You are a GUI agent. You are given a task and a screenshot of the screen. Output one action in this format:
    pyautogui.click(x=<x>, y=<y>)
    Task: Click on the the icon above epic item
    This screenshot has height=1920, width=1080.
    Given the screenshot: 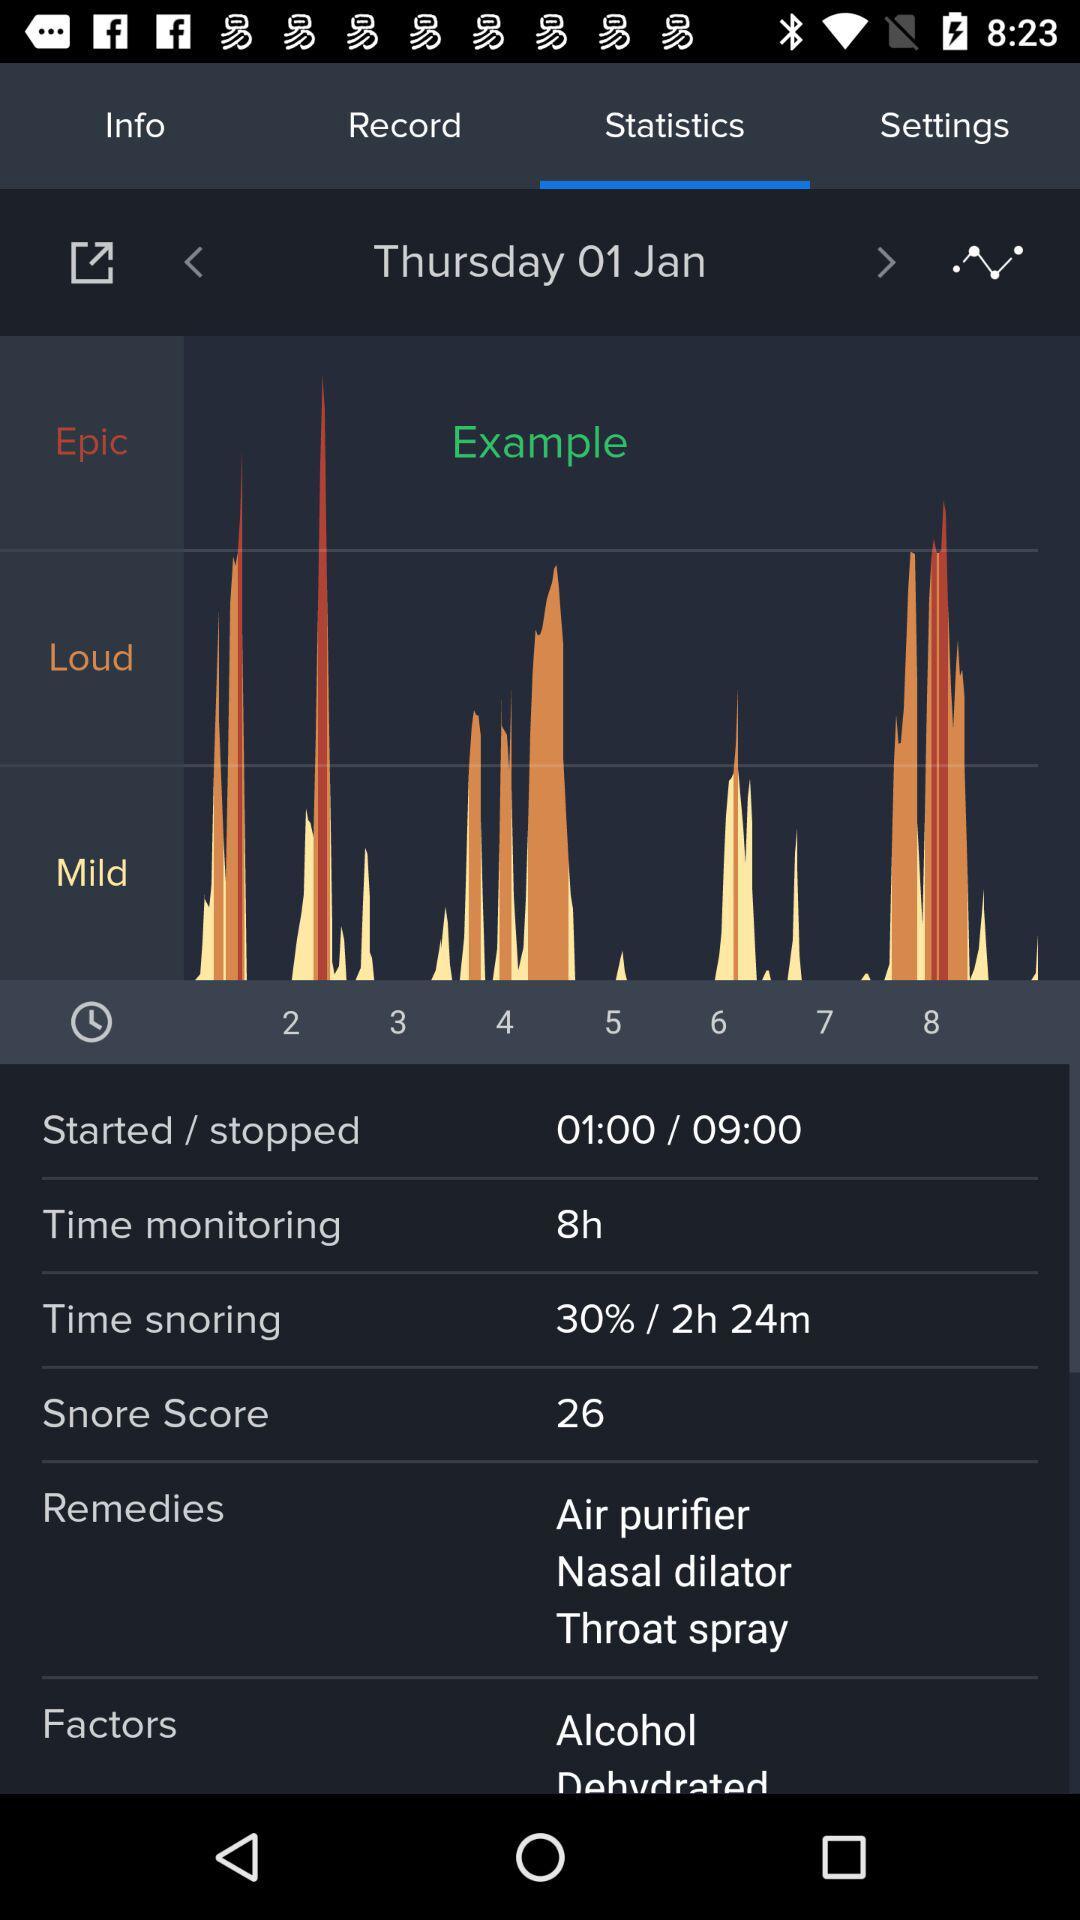 What is the action you would take?
    pyautogui.click(x=91, y=261)
    